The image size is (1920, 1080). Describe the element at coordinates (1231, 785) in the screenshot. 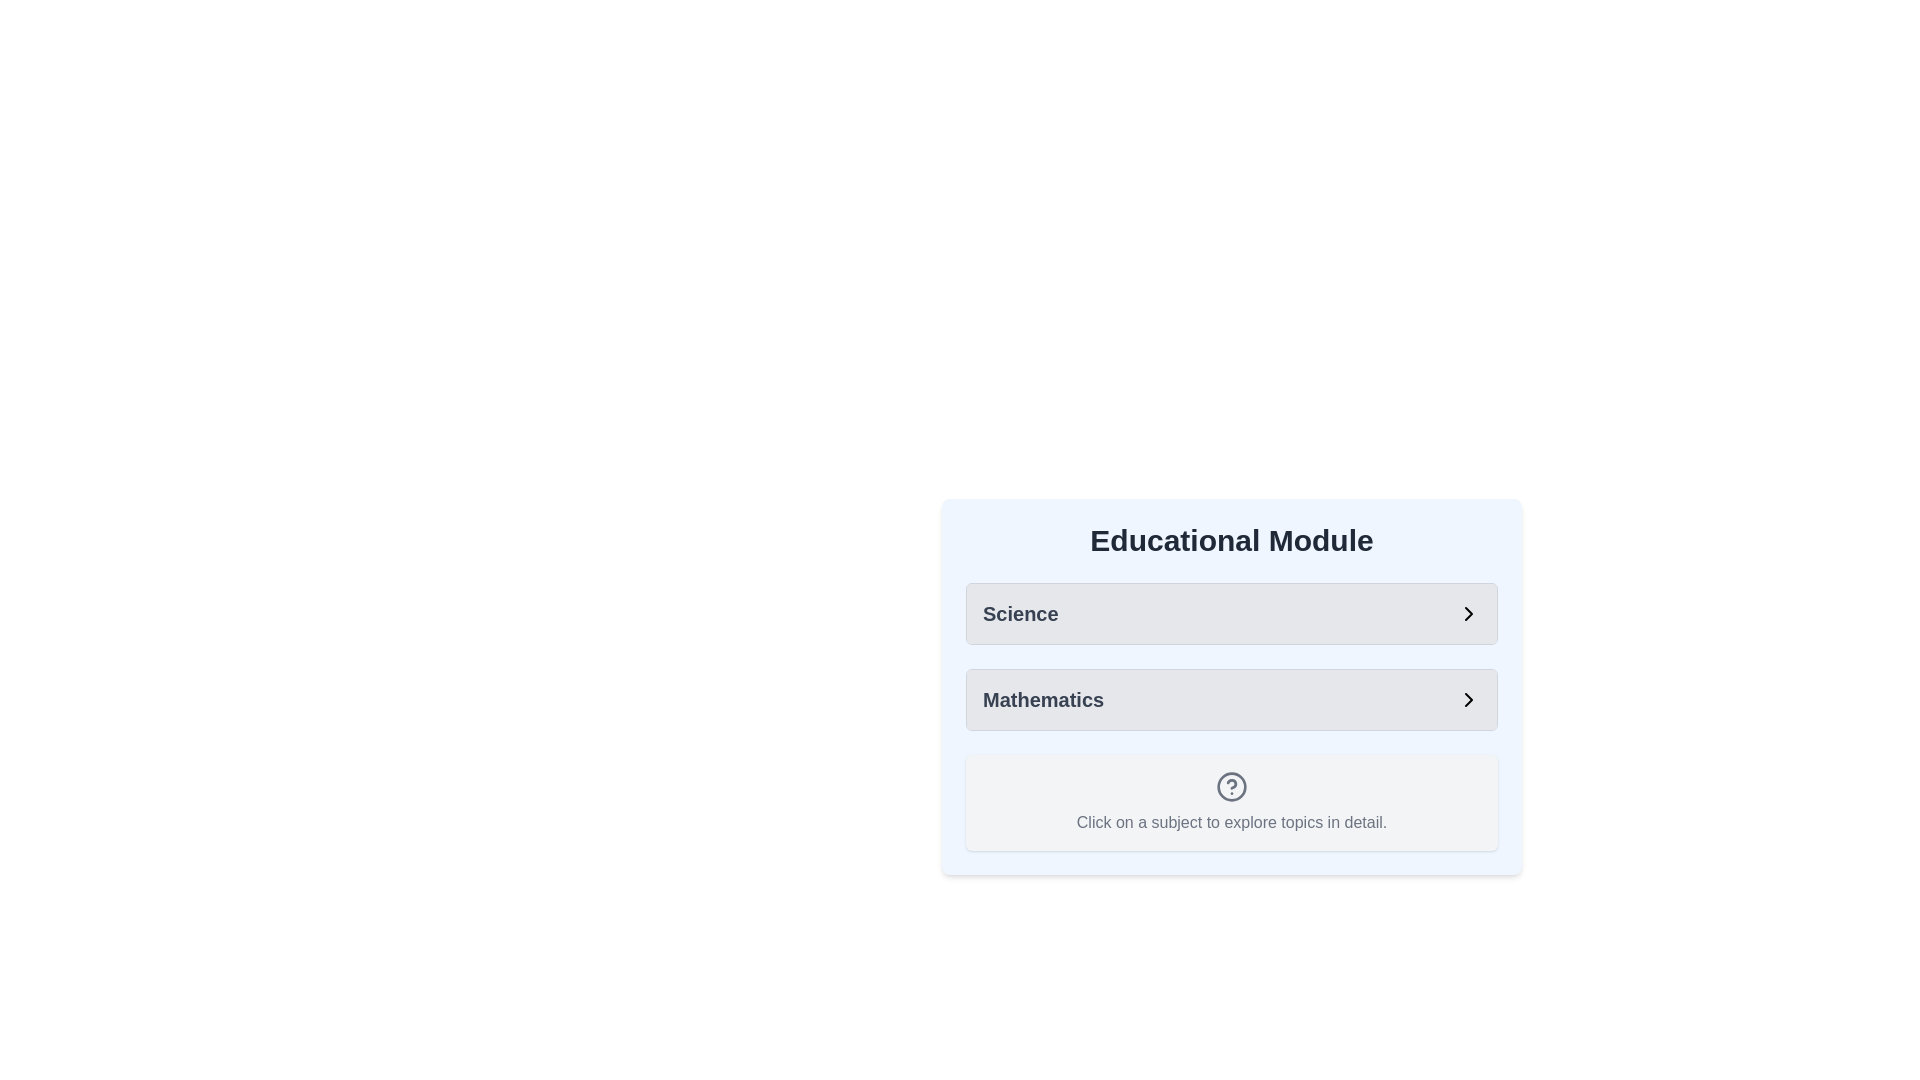

I see `the decorative SVG circle element that is part of the help or information symbol located below the 'Mathematics' selection and above the informational text` at that location.